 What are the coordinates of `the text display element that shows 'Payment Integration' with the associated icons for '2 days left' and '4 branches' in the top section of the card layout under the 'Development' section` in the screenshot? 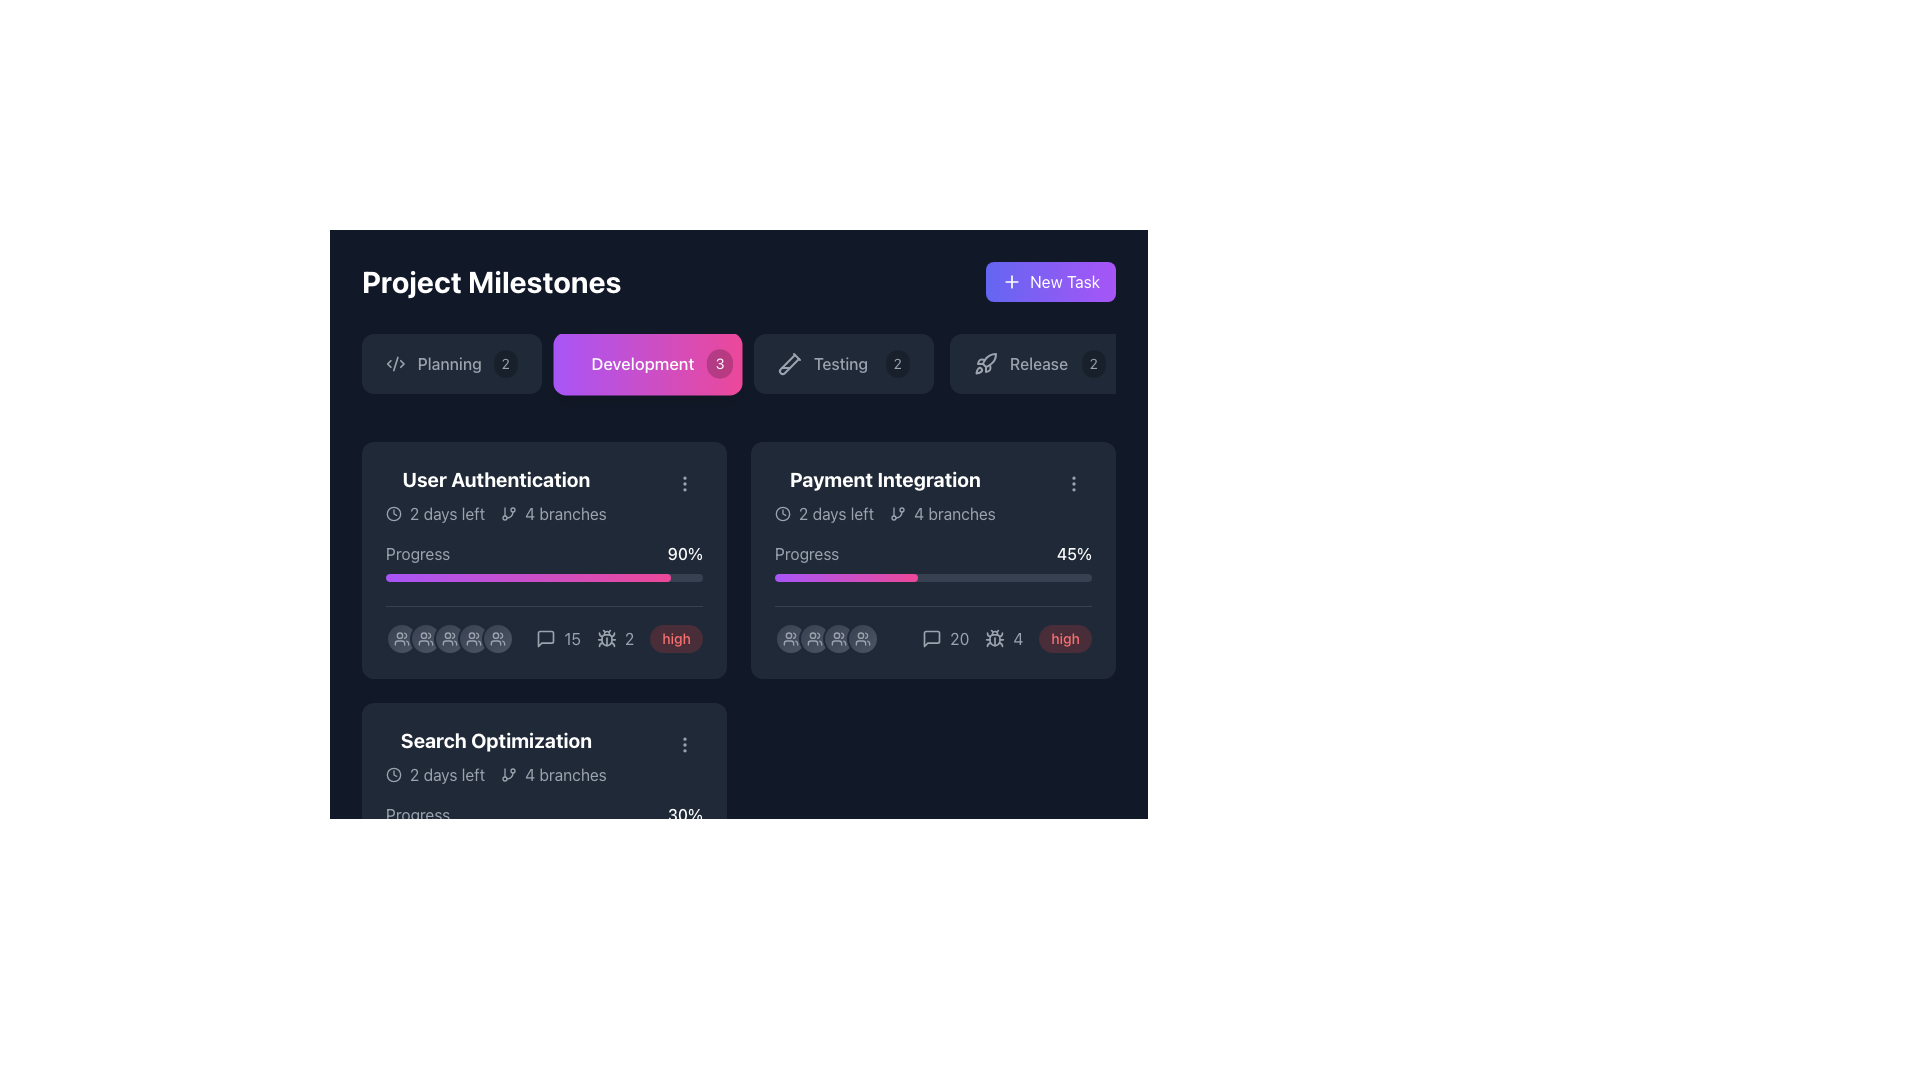 It's located at (884, 495).